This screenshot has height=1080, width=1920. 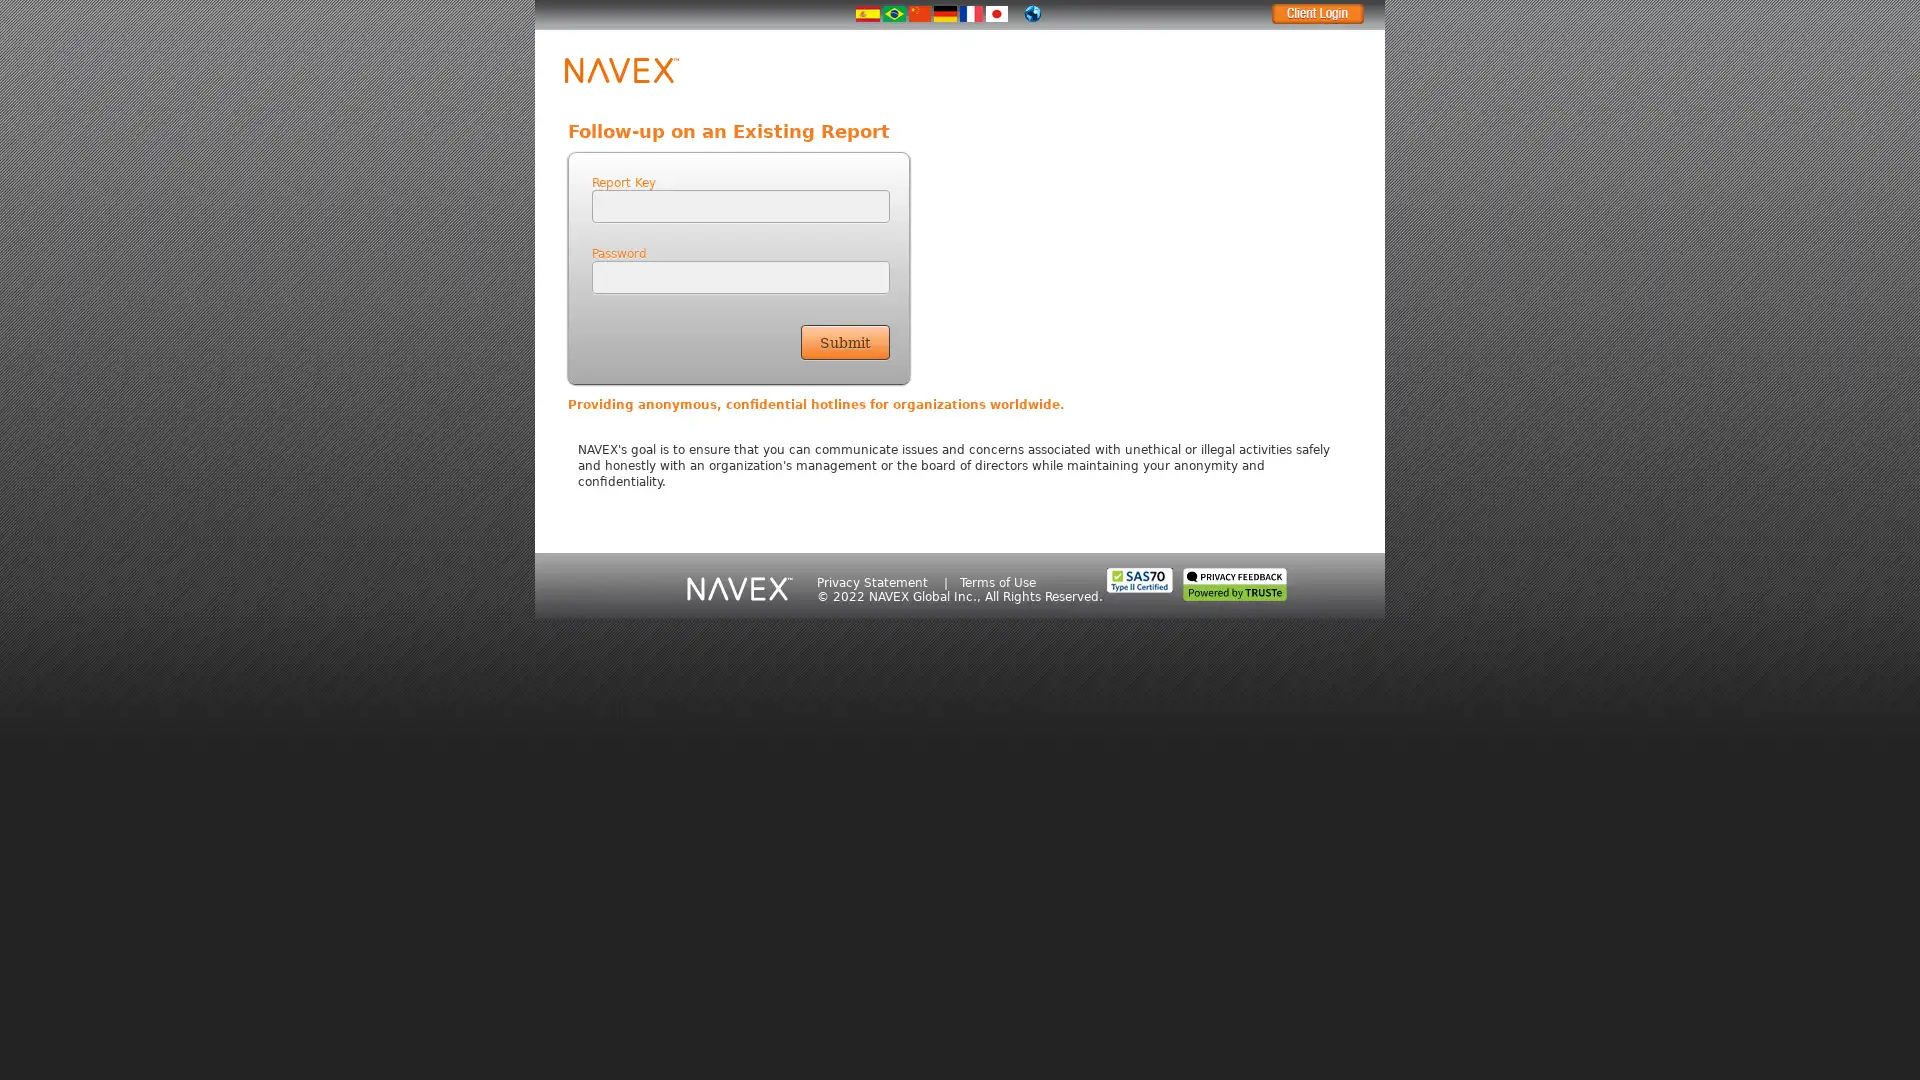 I want to click on Submit, so click(x=845, y=341).